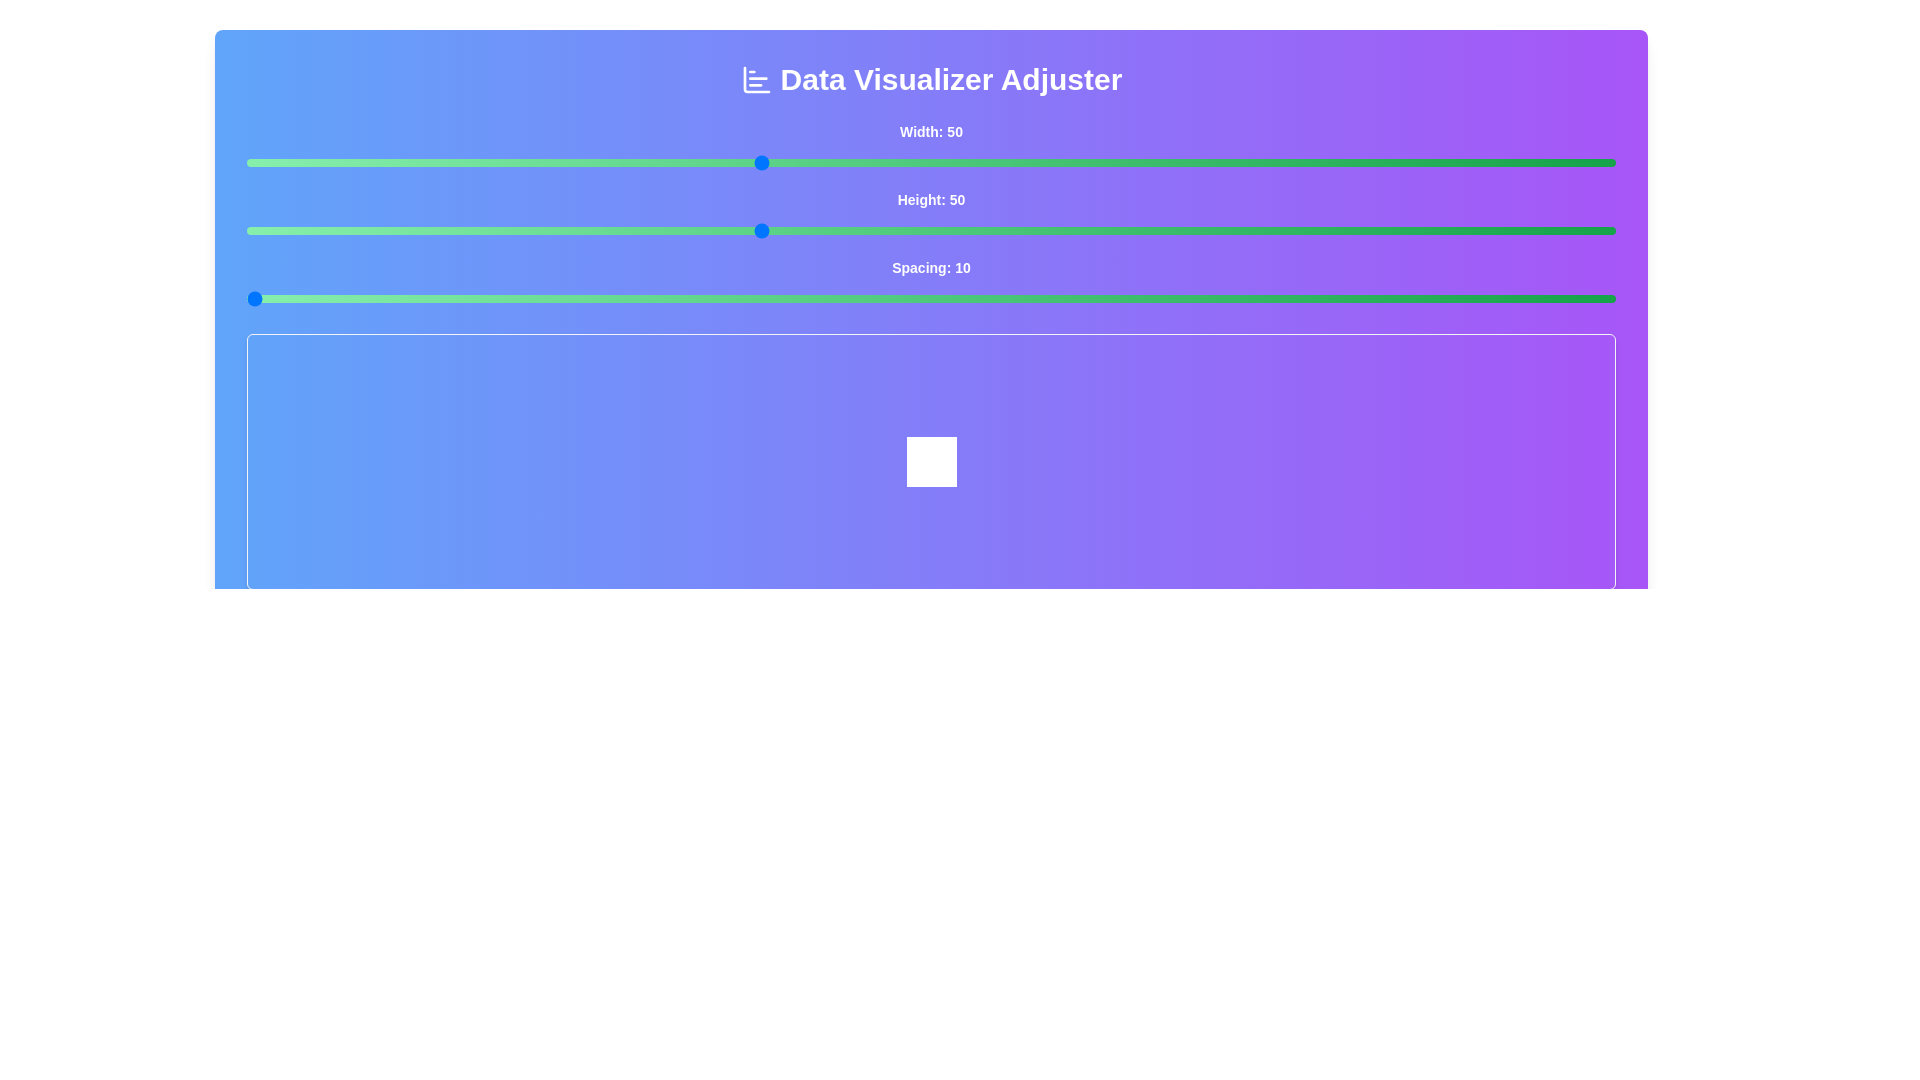 This screenshot has width=1920, height=1080. Describe the element at coordinates (503, 161) in the screenshot. I see `the 'Width' slider to 35` at that location.